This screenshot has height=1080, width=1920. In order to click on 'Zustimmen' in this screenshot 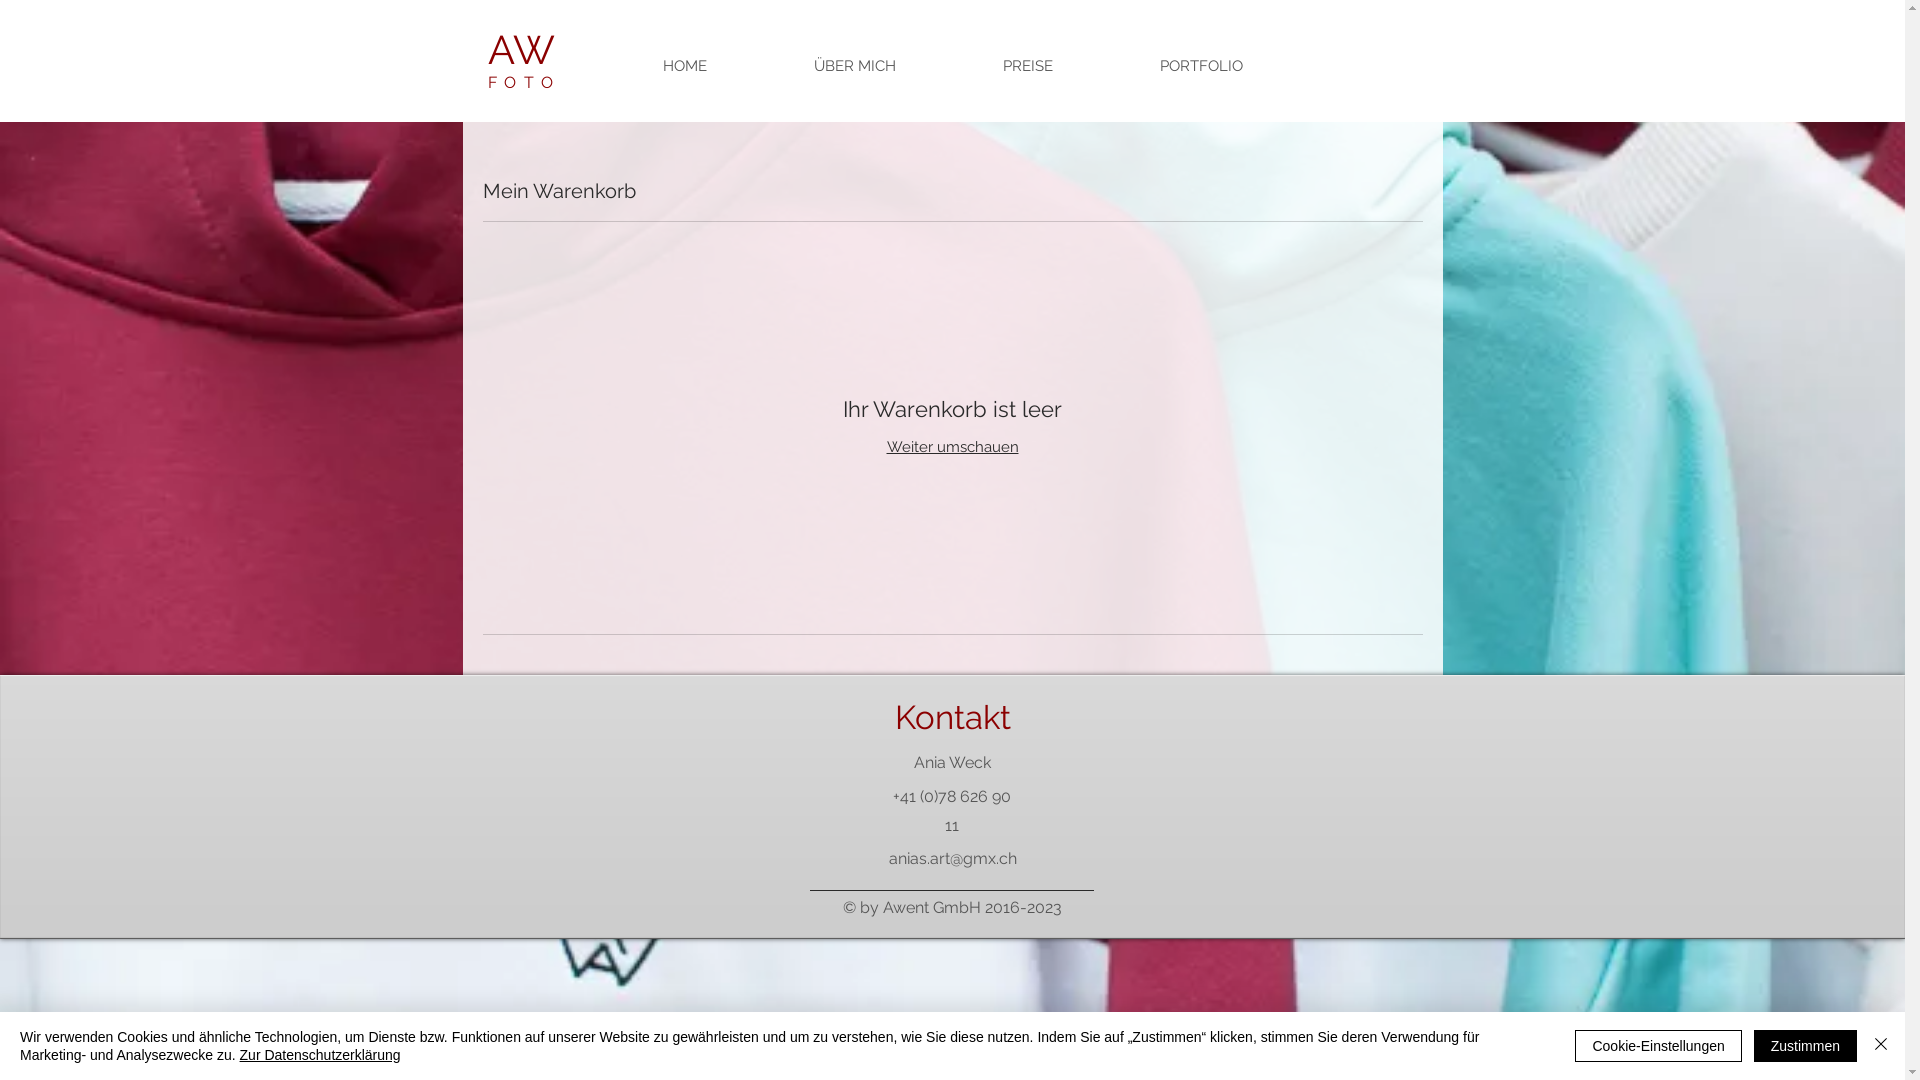, I will do `click(1805, 1044)`.